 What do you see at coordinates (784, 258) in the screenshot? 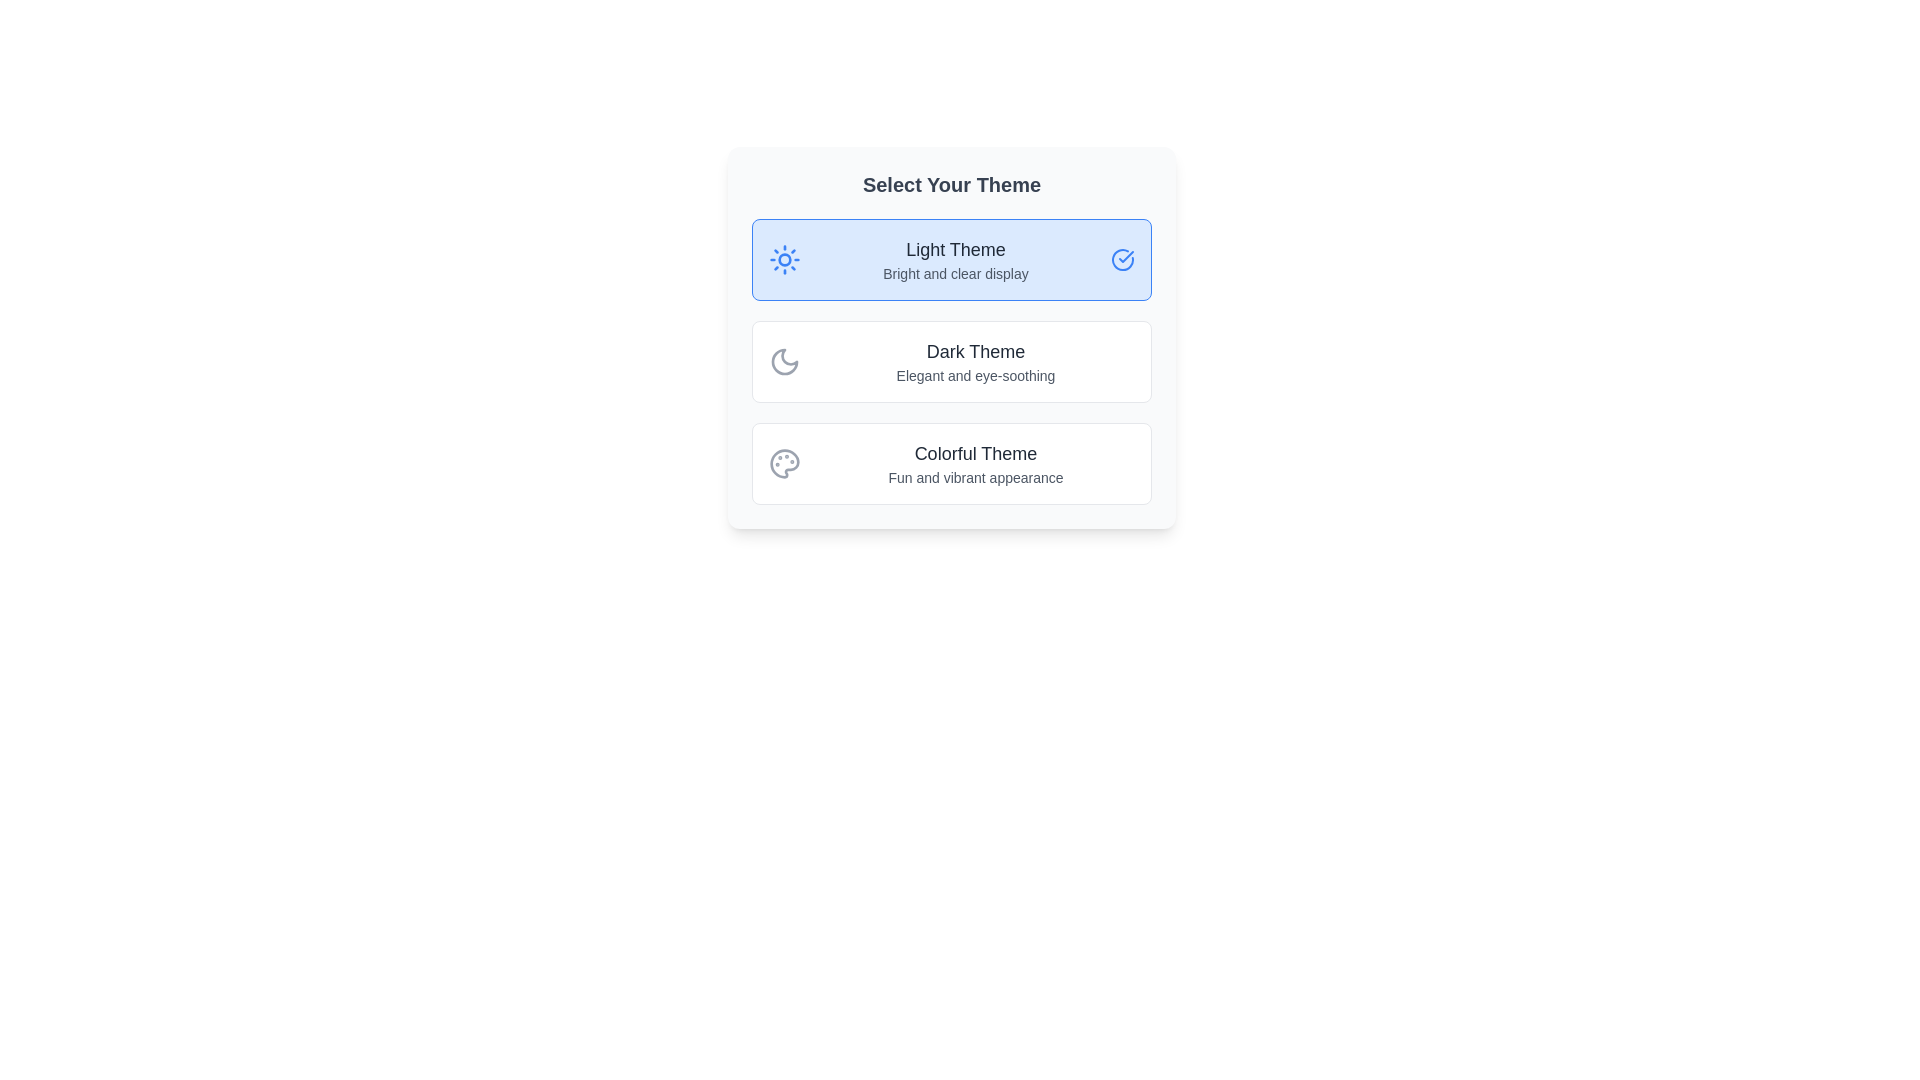
I see `small circle element located at the center of the sun icon in the 'Light Theme' selection dialog` at bounding box center [784, 258].